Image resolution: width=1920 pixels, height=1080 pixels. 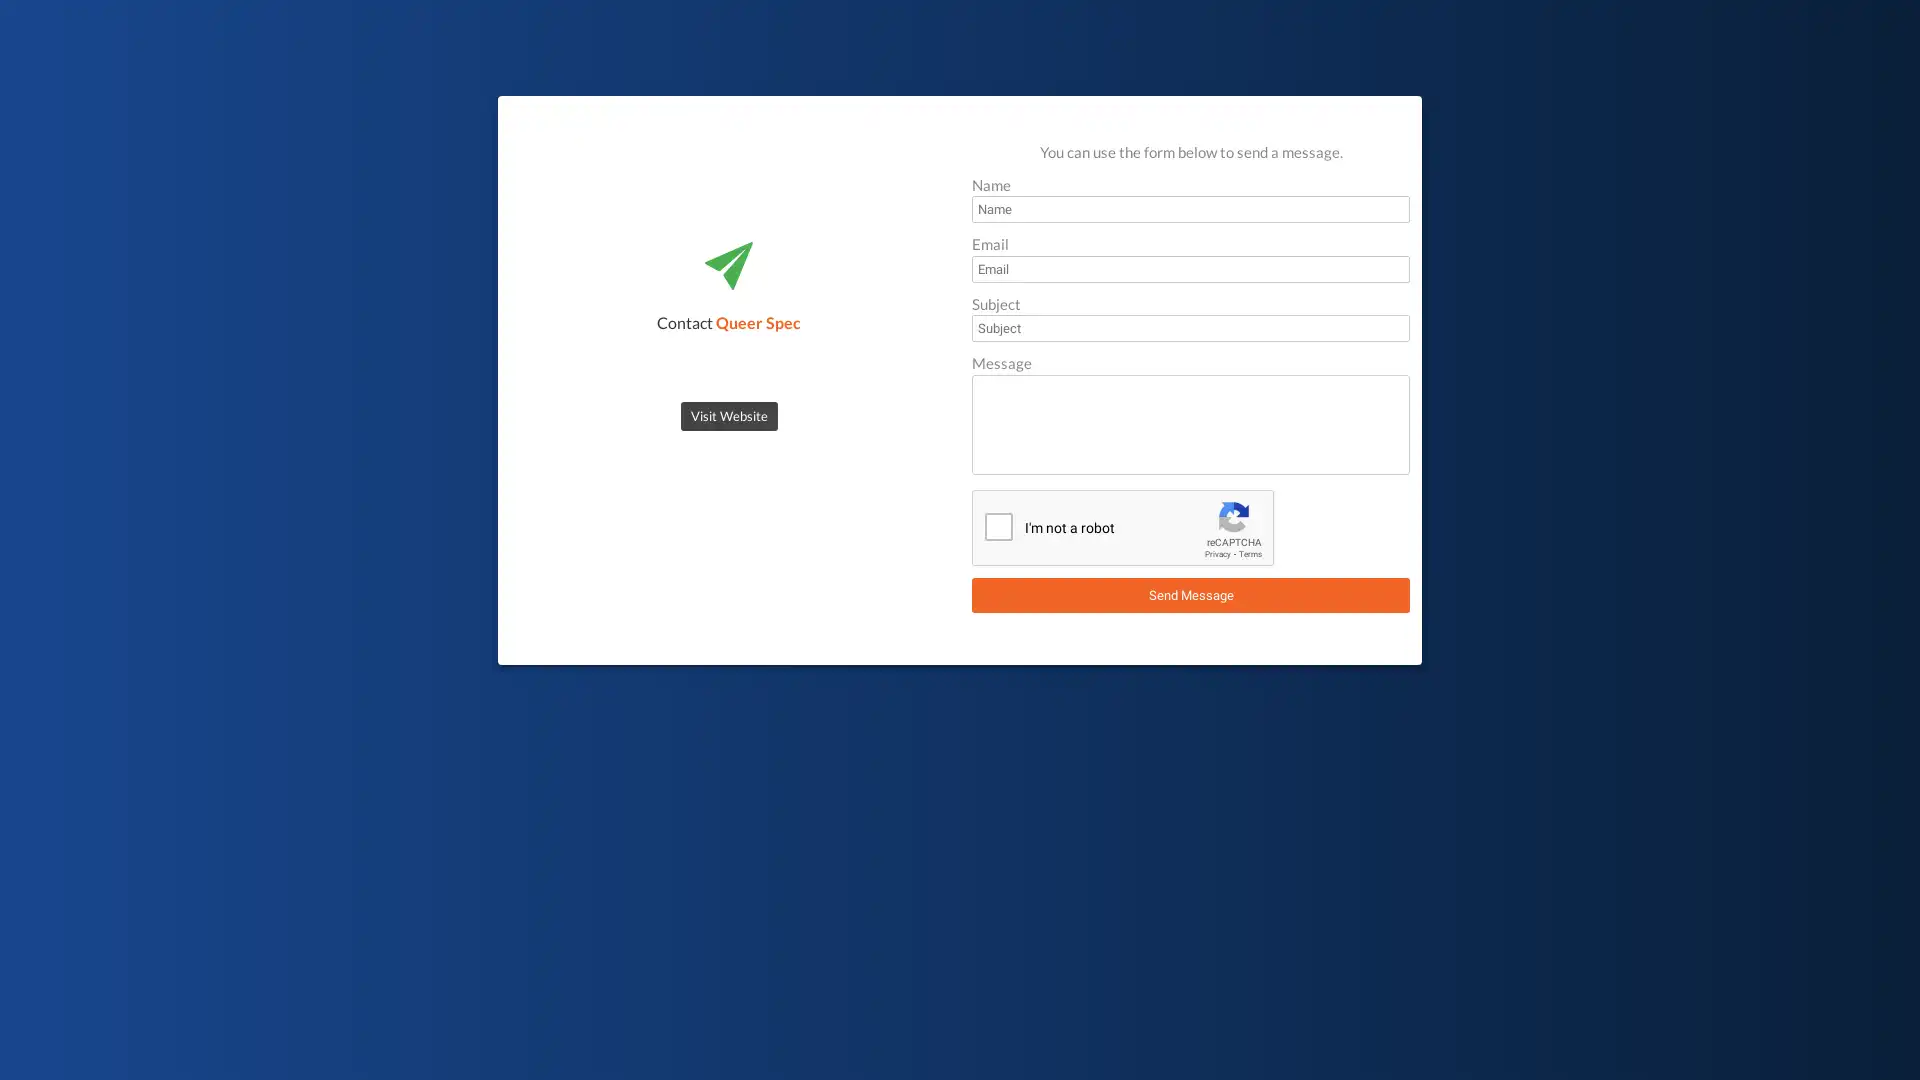 What do you see at coordinates (1190, 594) in the screenshot?
I see `Send Message` at bounding box center [1190, 594].